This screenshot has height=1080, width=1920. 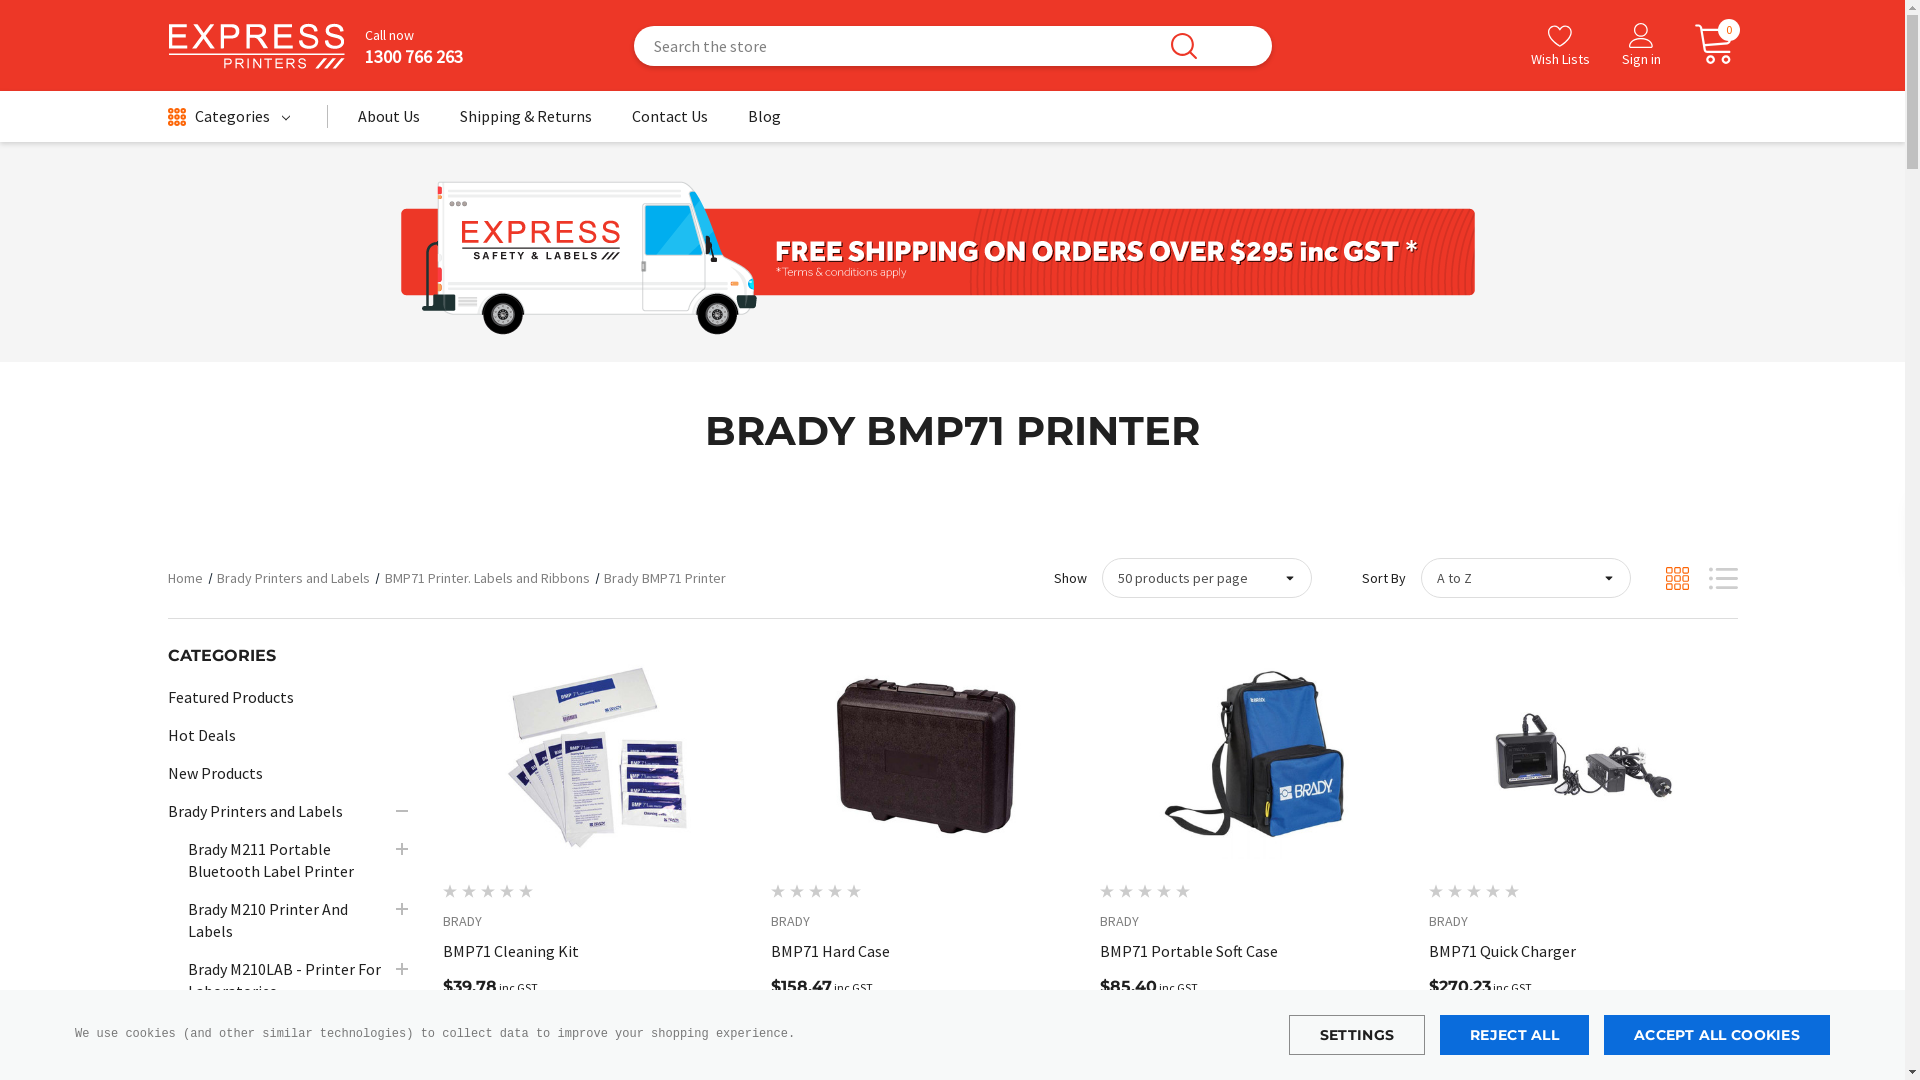 I want to click on 'Sign in', so click(x=1641, y=45).